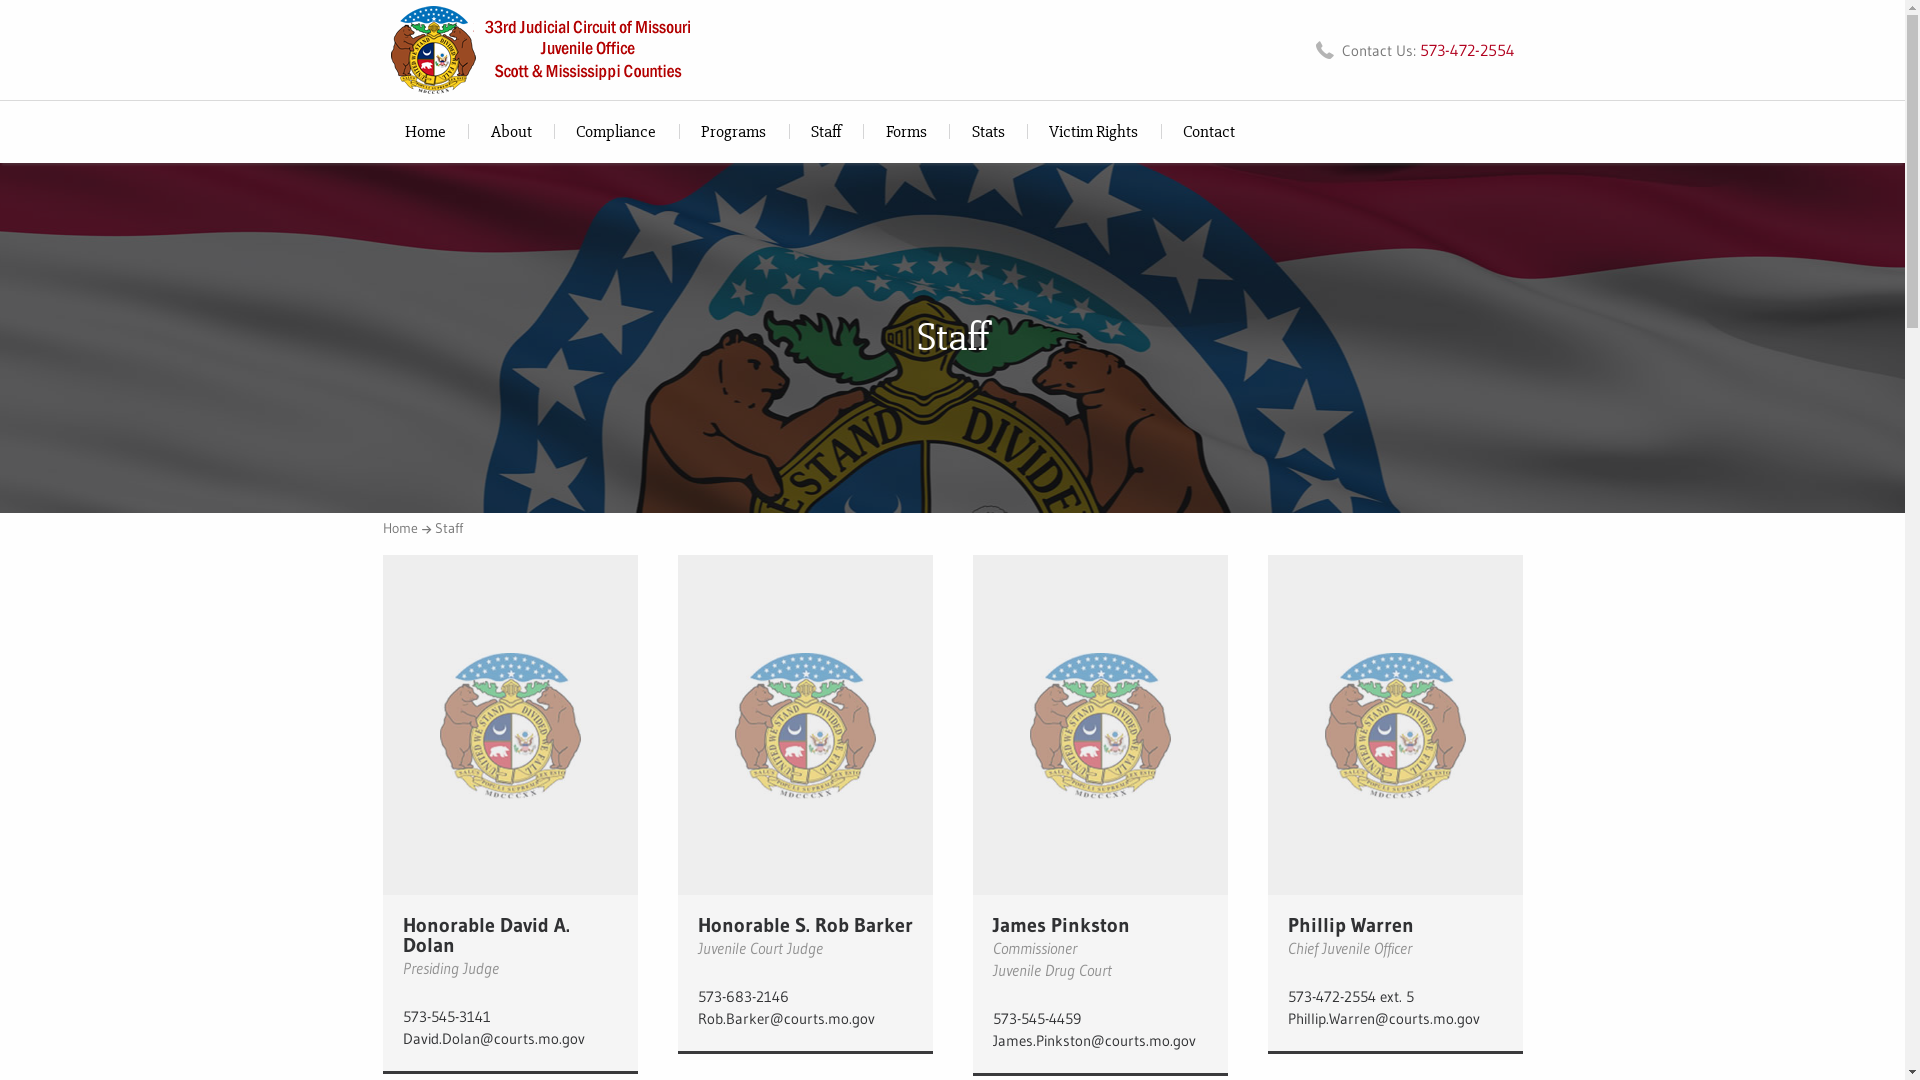  Describe the element at coordinates (948, 131) in the screenshot. I see `'Stats'` at that location.